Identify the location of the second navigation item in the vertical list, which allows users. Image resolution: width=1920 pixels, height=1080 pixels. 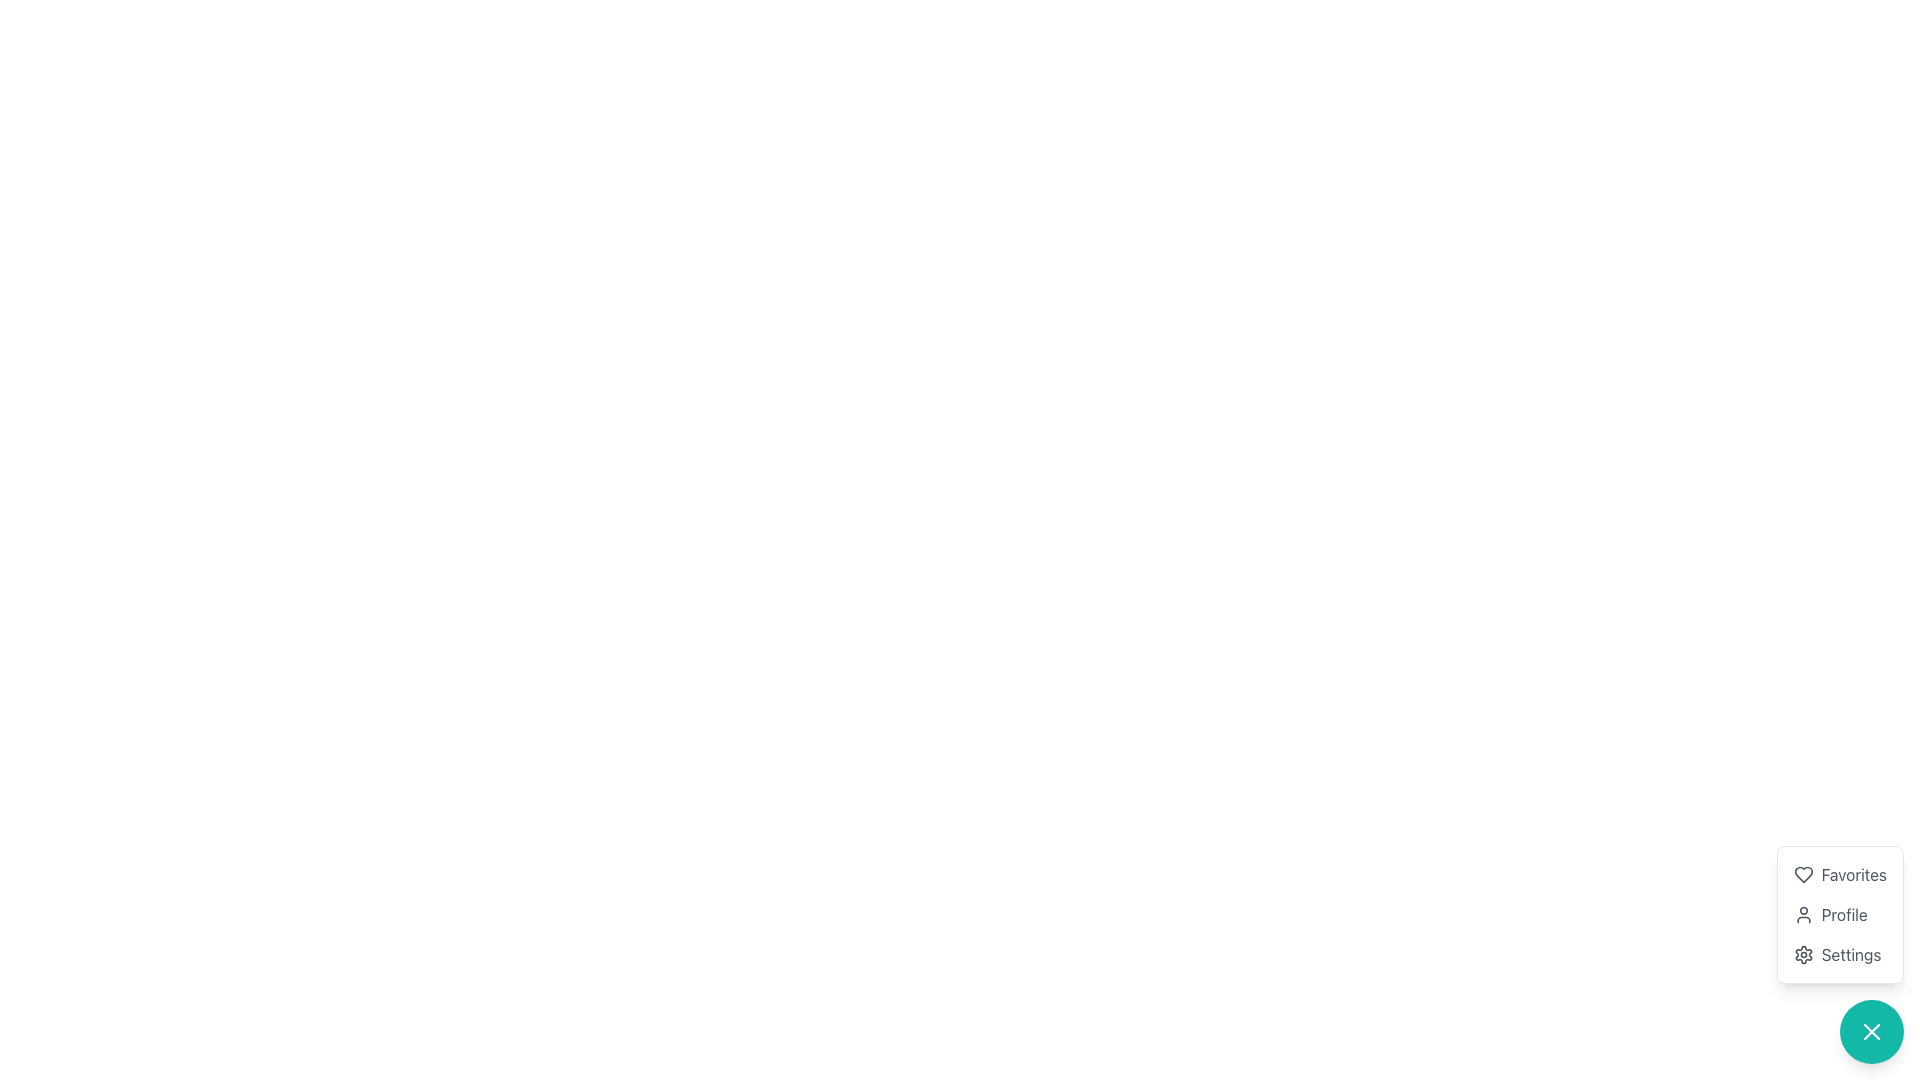
(1840, 914).